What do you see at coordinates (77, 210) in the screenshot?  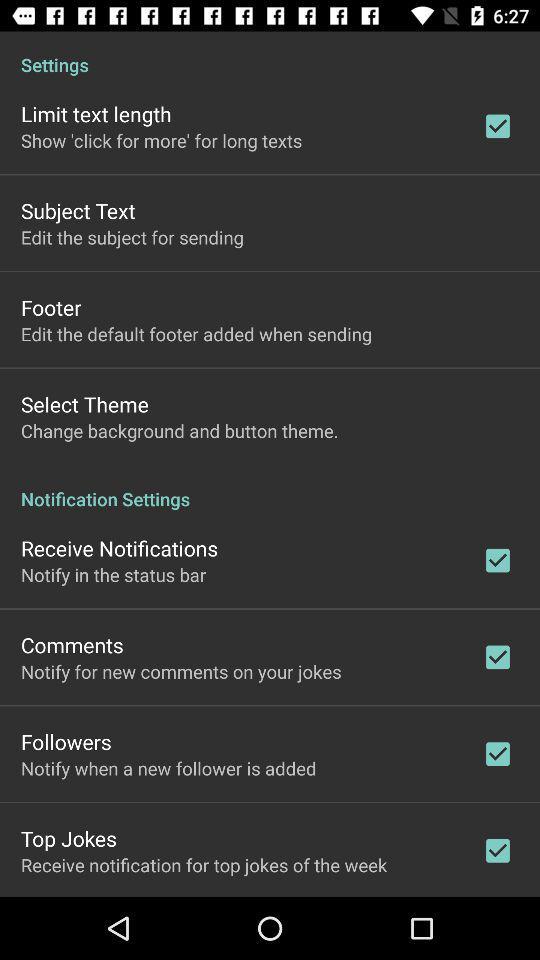 I see `item below the show click for item` at bounding box center [77, 210].